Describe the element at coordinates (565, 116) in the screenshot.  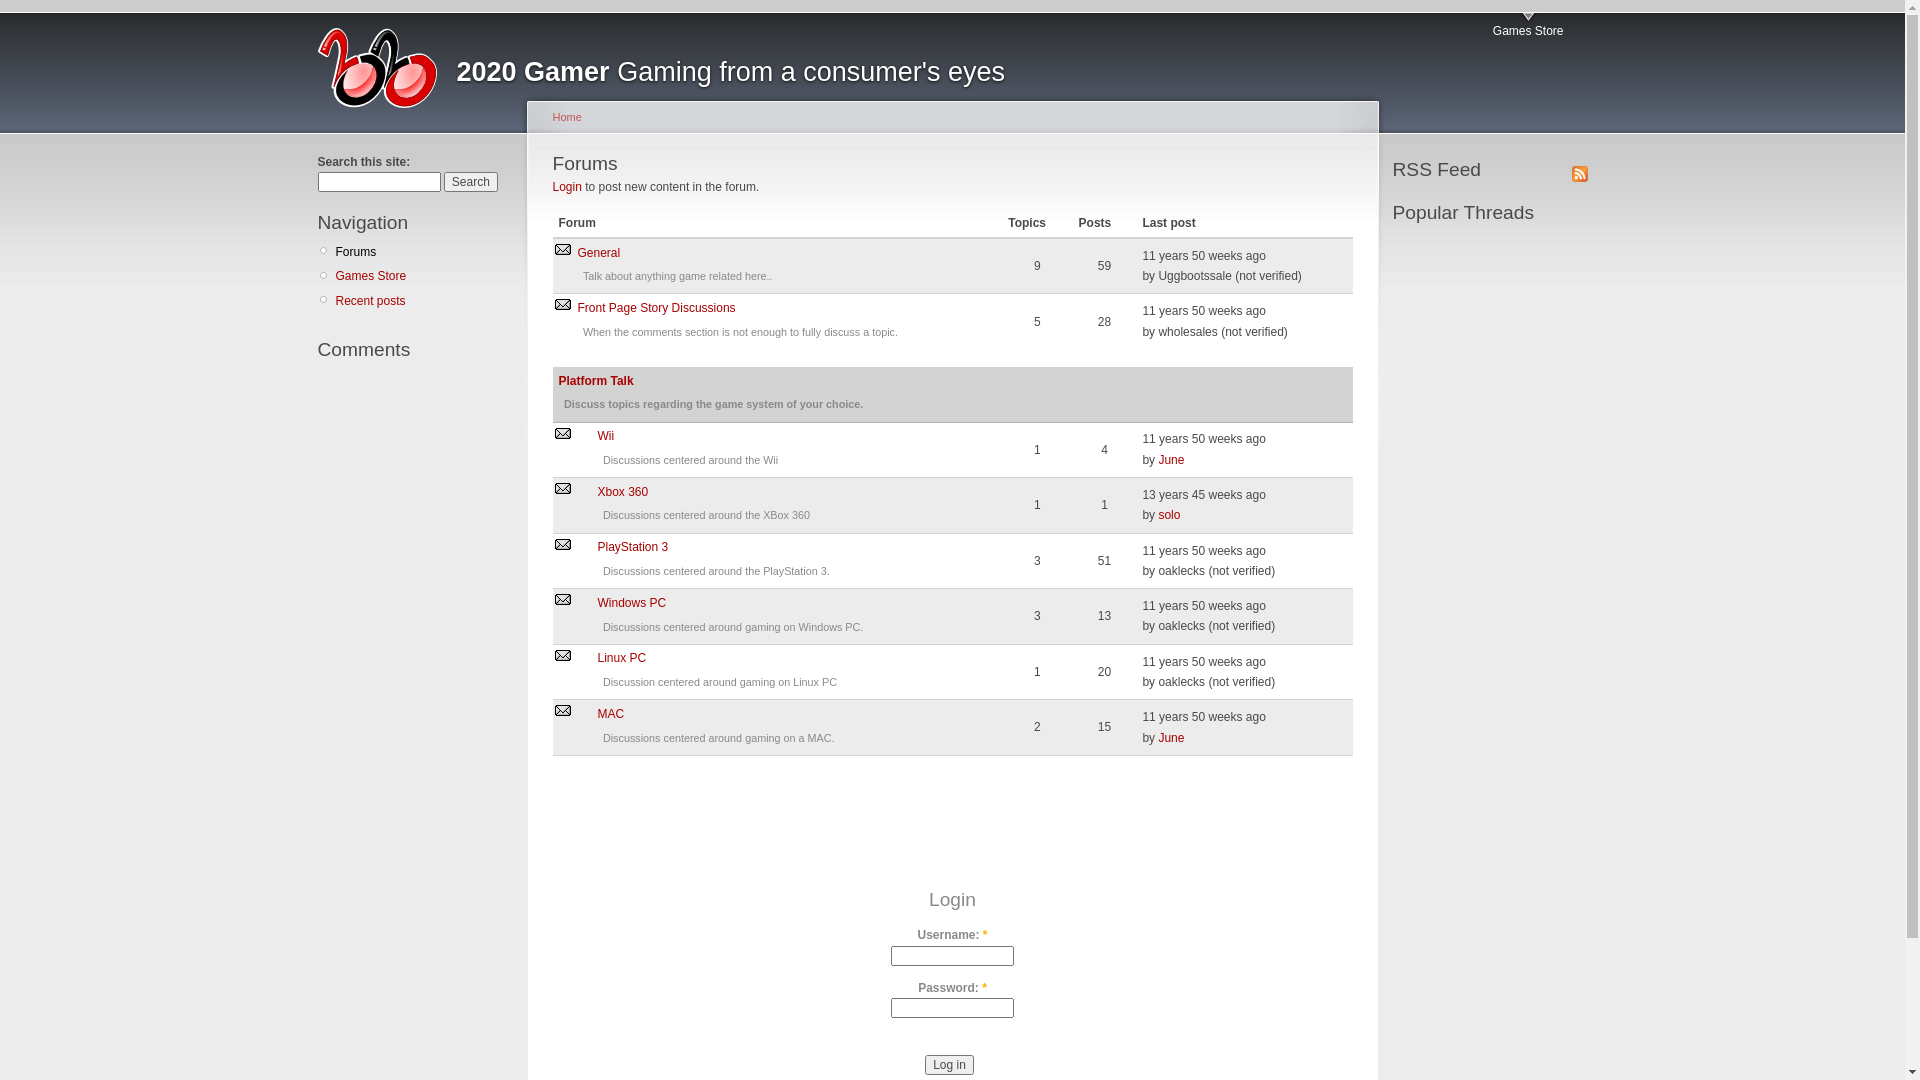
I see `'Home'` at that location.